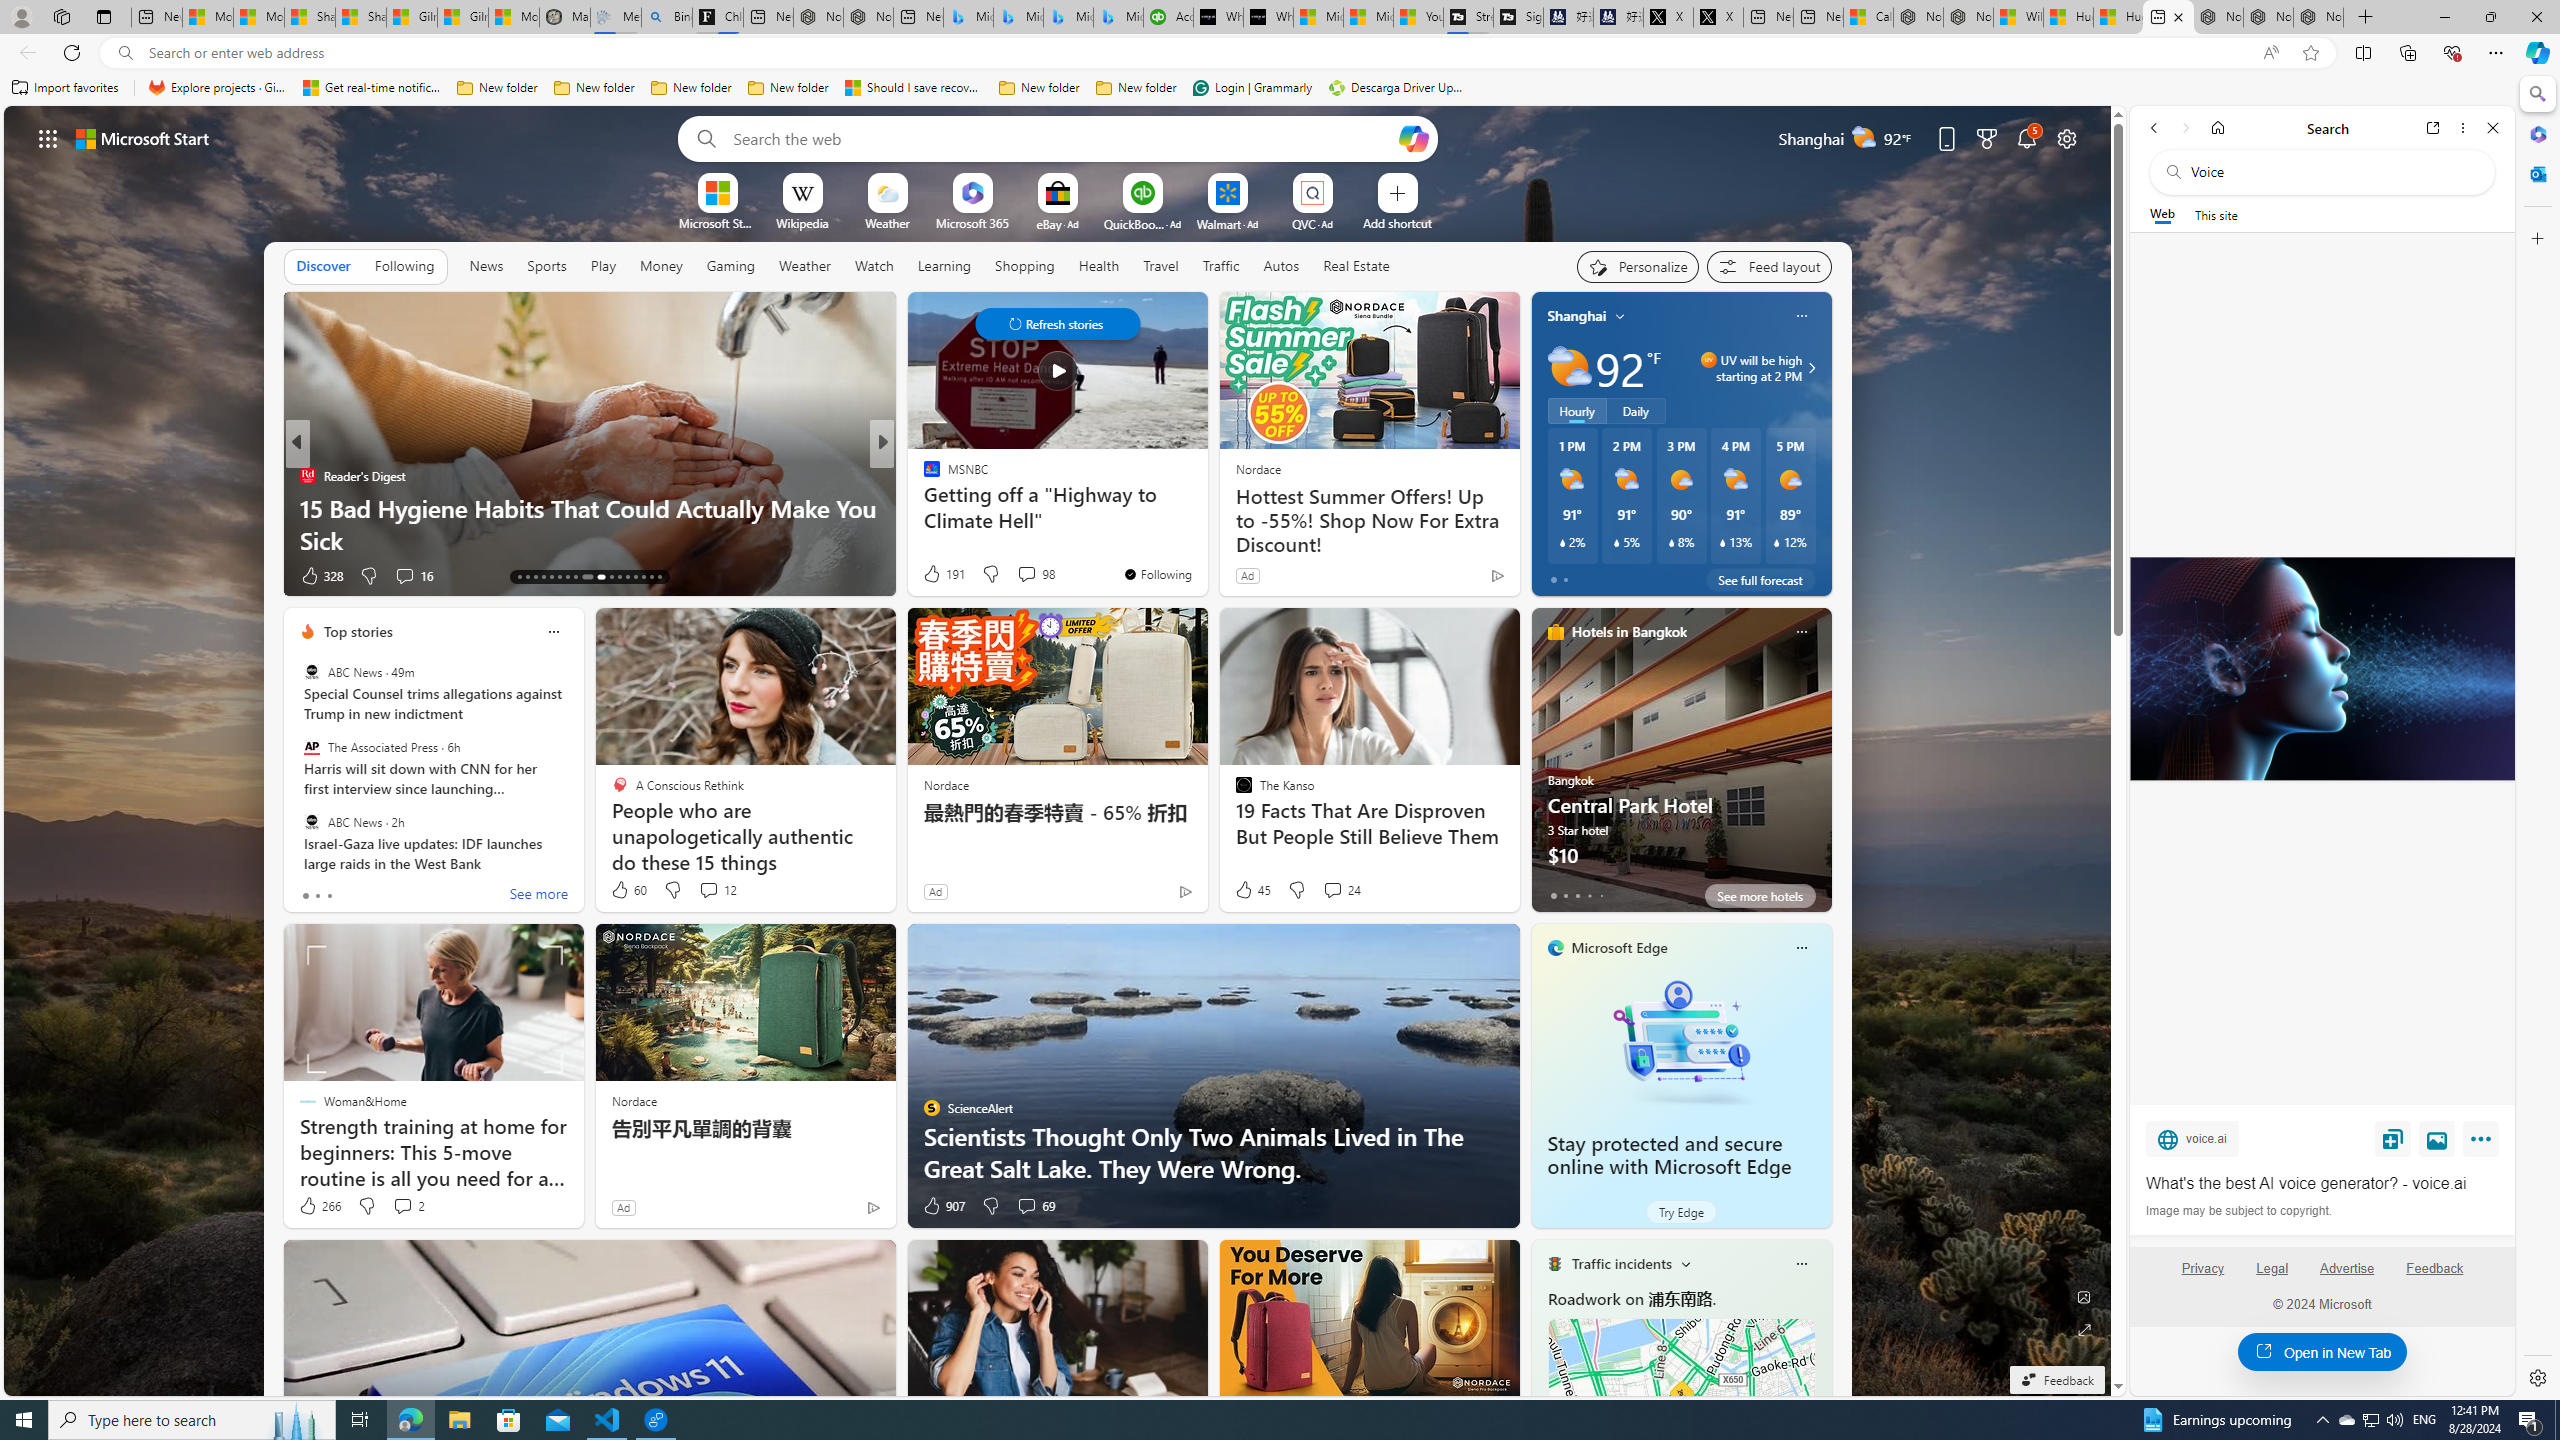 The image size is (2560, 1440). I want to click on 'The Why Files', so click(921, 474).